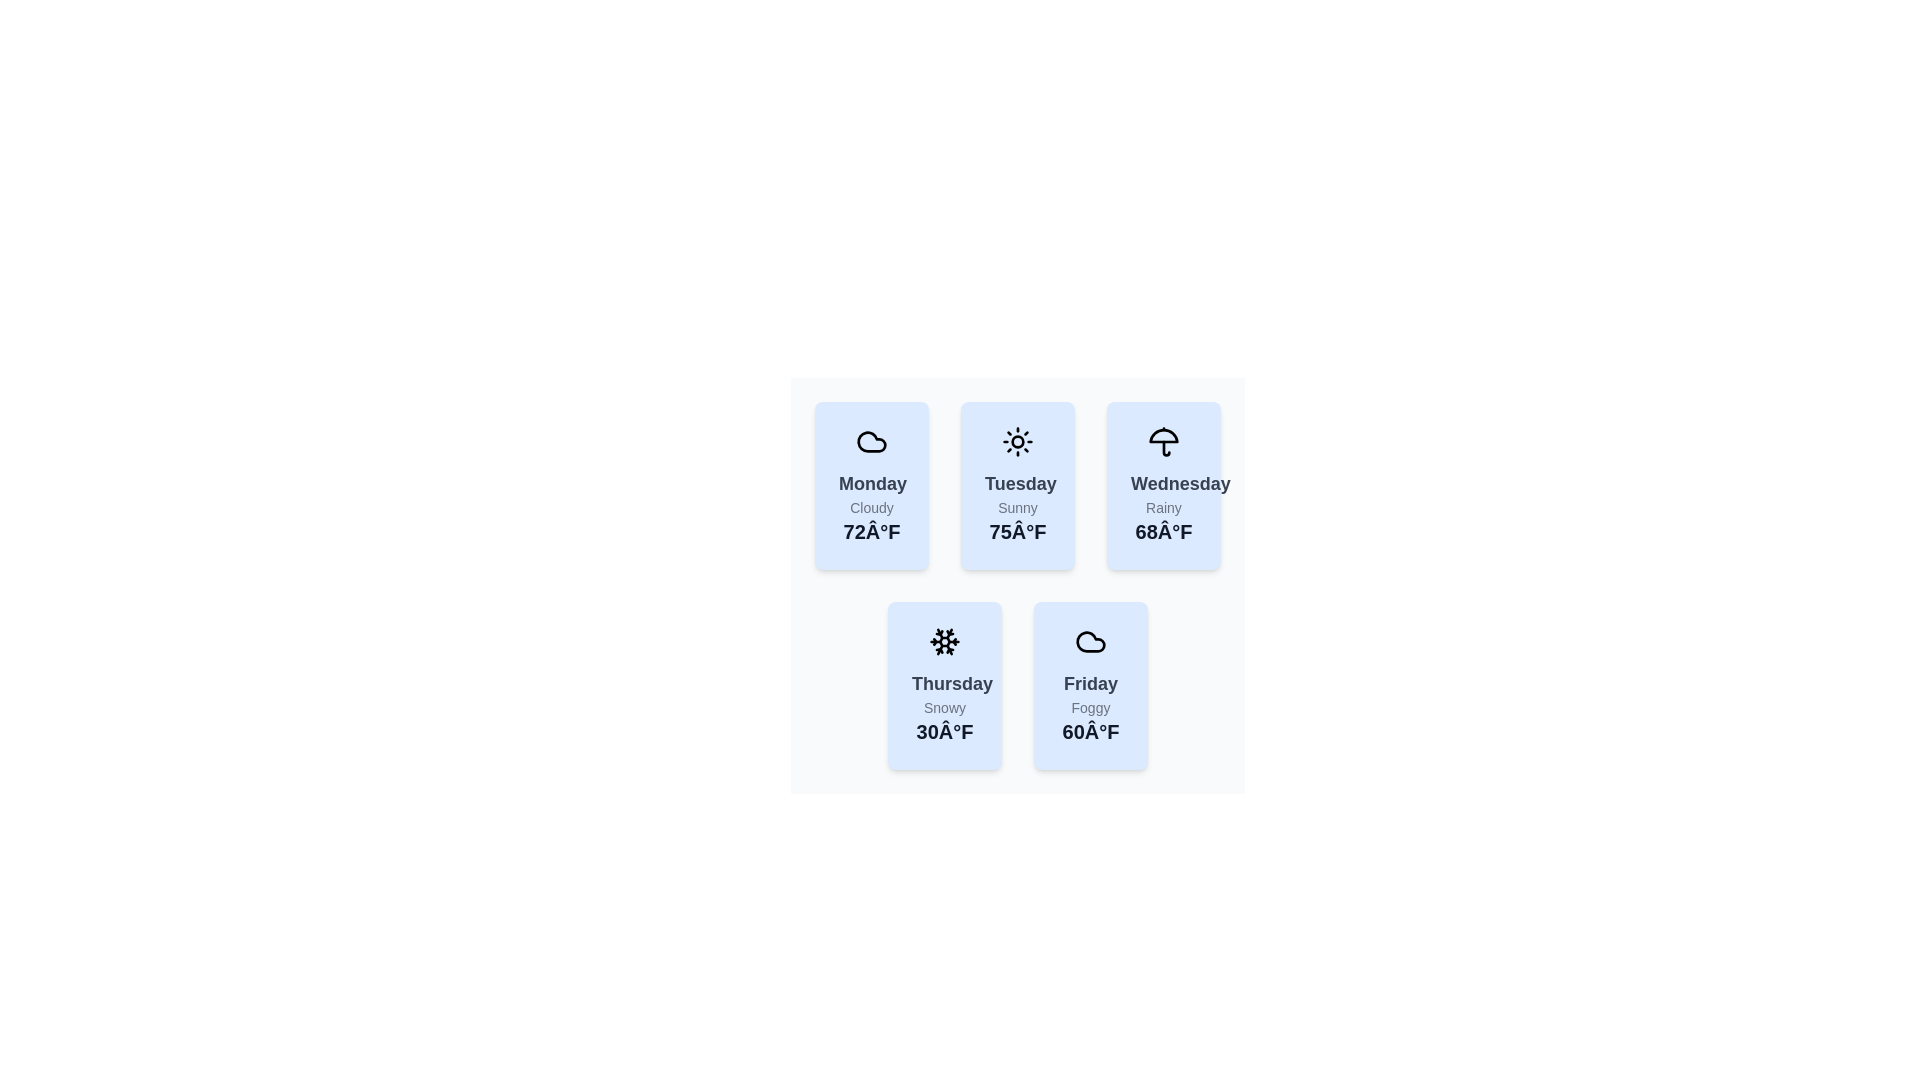 The width and height of the screenshot is (1920, 1080). I want to click on the text label indicating 'Friday' in the bottom-right weather card, which displays the day of the week for the weather information, so click(1089, 682).